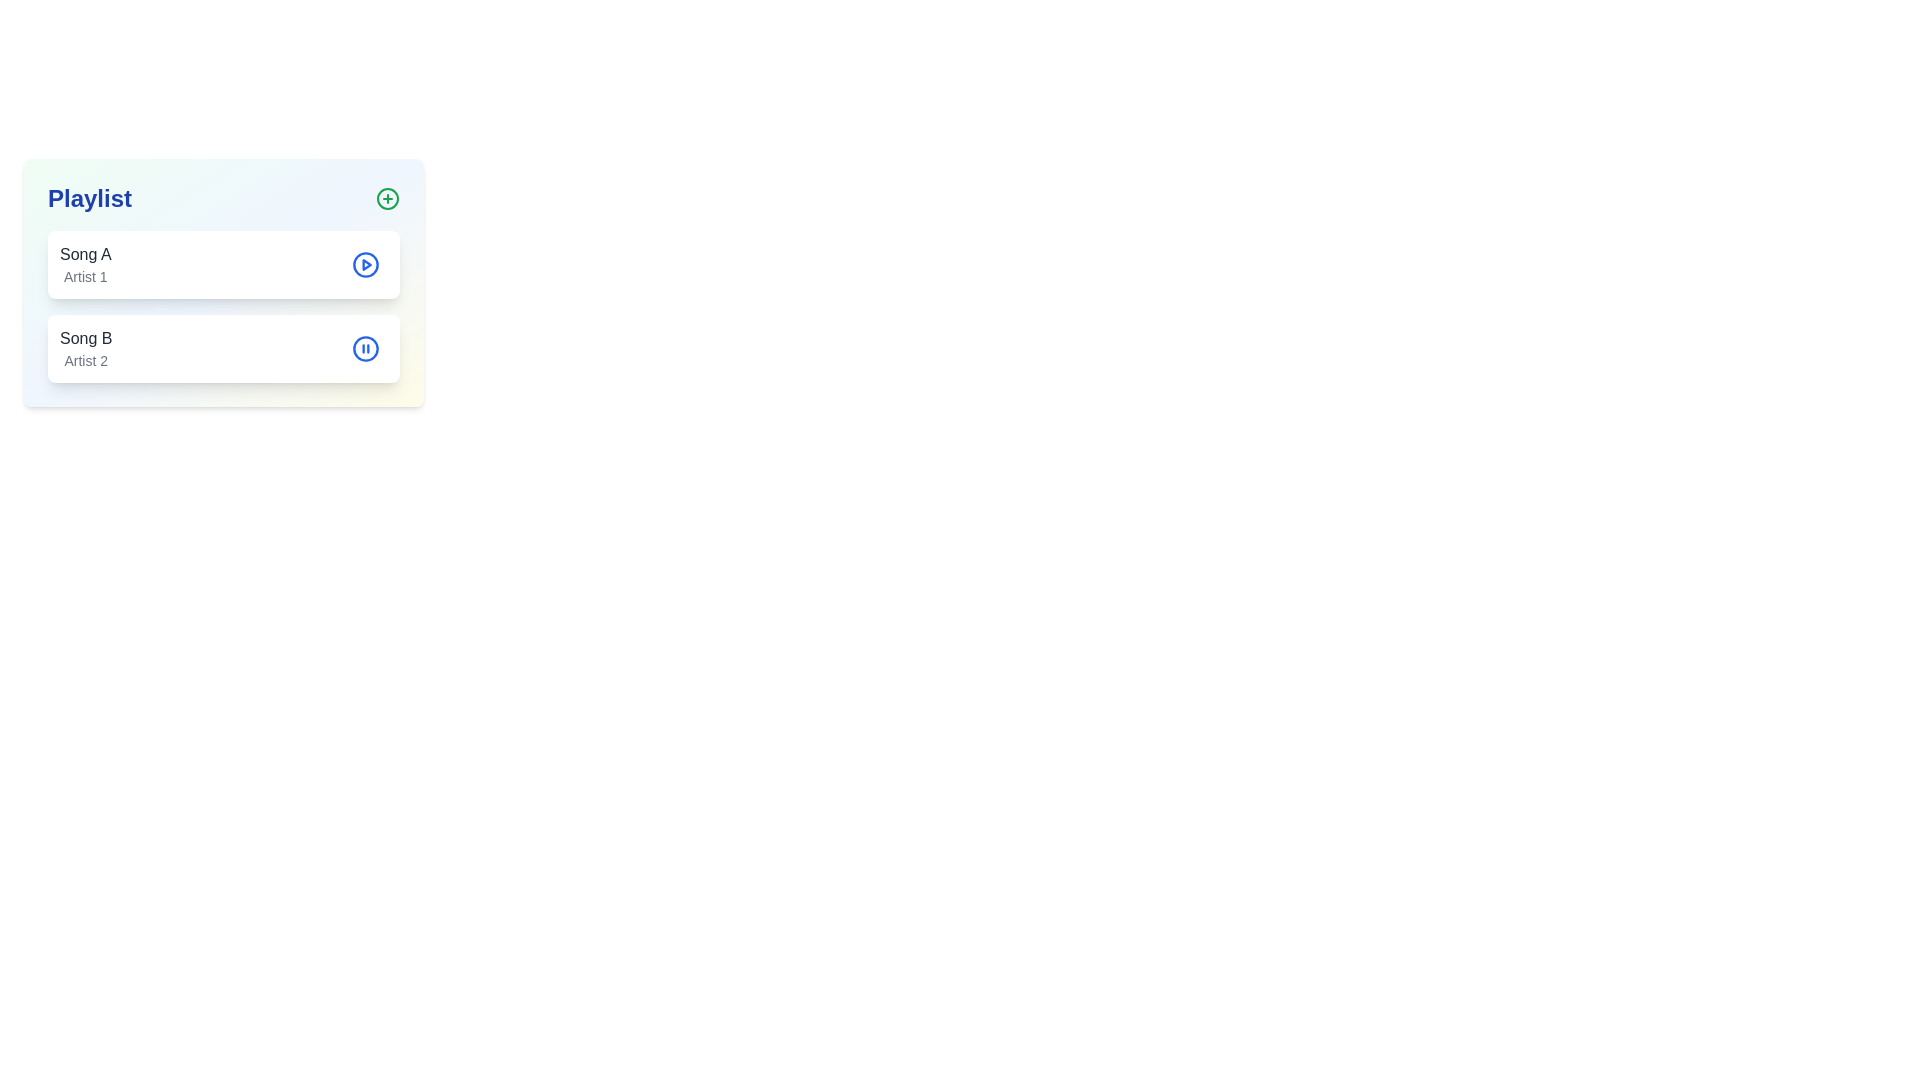 This screenshot has width=1920, height=1080. I want to click on the pause Icon button located to the right of 'Song B' in the playlist, so click(365, 347).